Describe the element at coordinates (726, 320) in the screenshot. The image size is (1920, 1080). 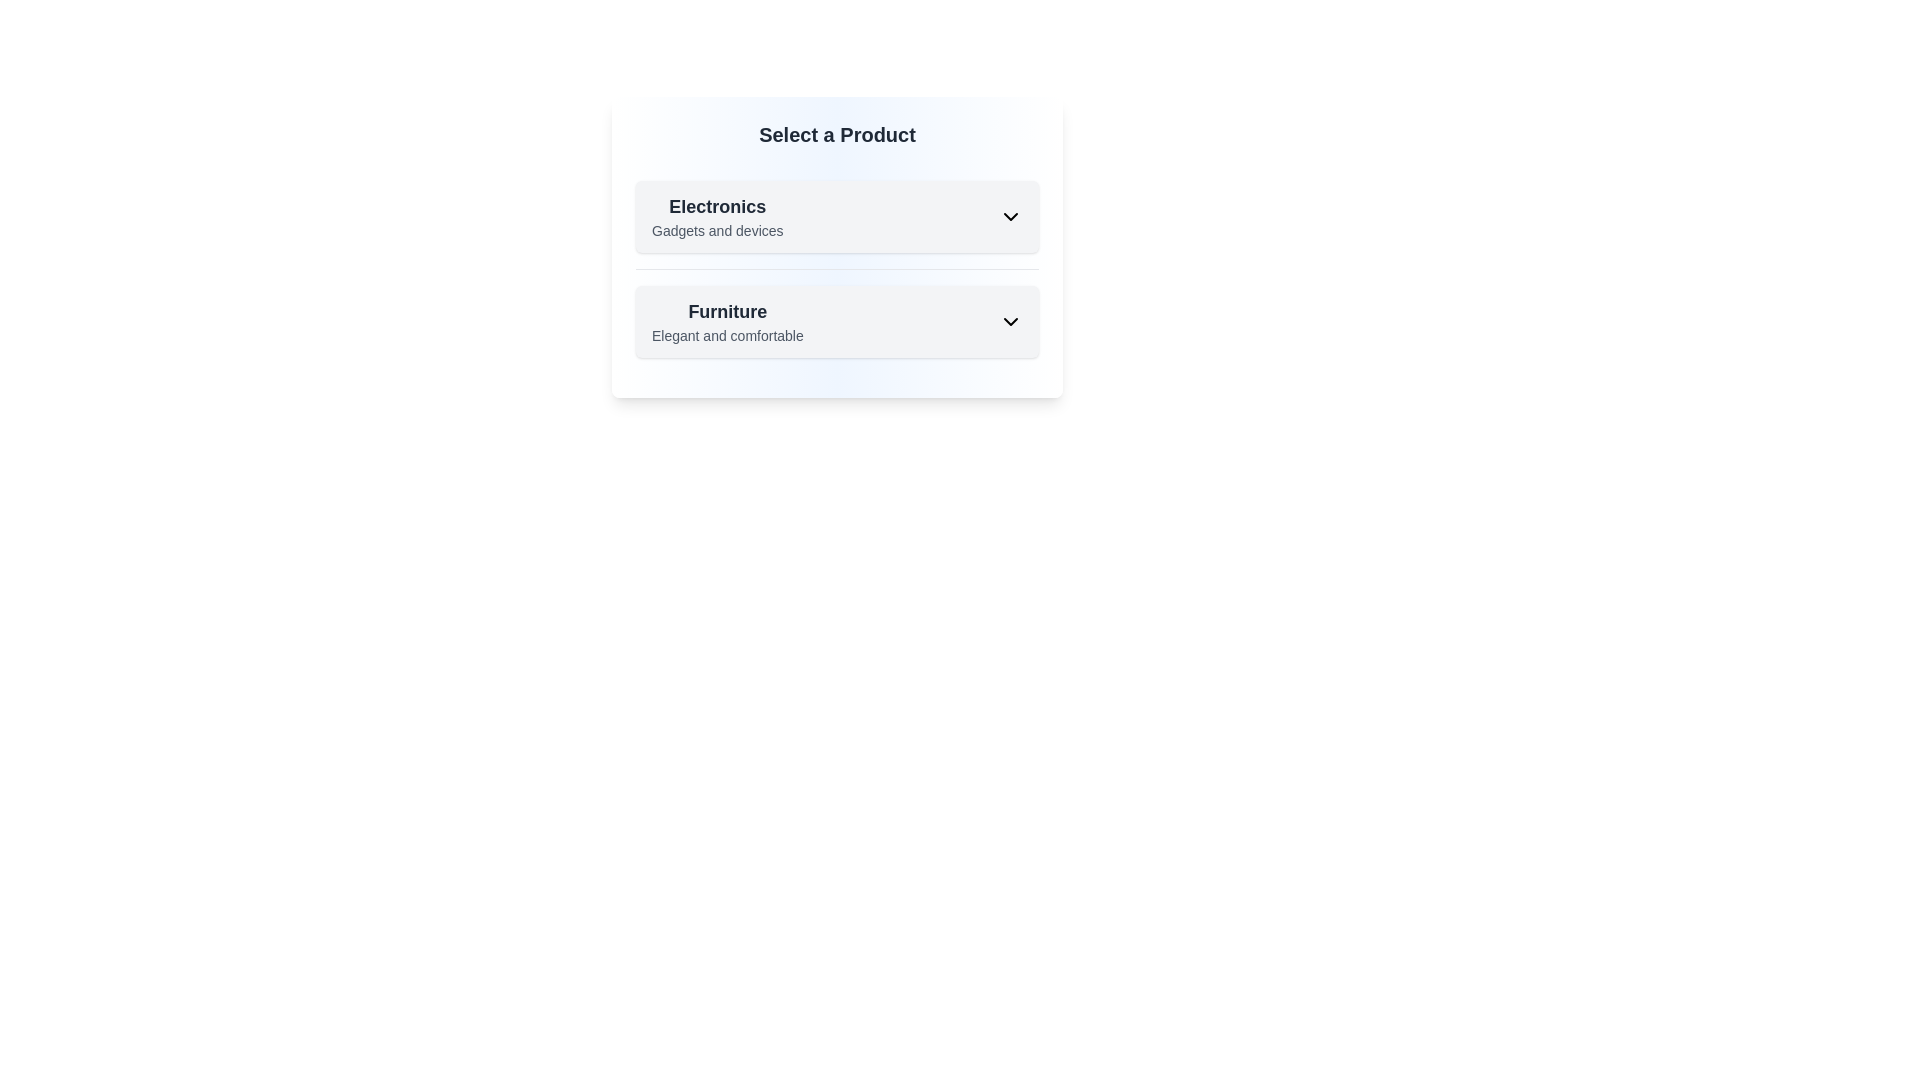
I see `the 'Furniture' list item with the description 'Elegant and comfortable' located in the second card of a vertical list, below the 'Electronics' card` at that location.